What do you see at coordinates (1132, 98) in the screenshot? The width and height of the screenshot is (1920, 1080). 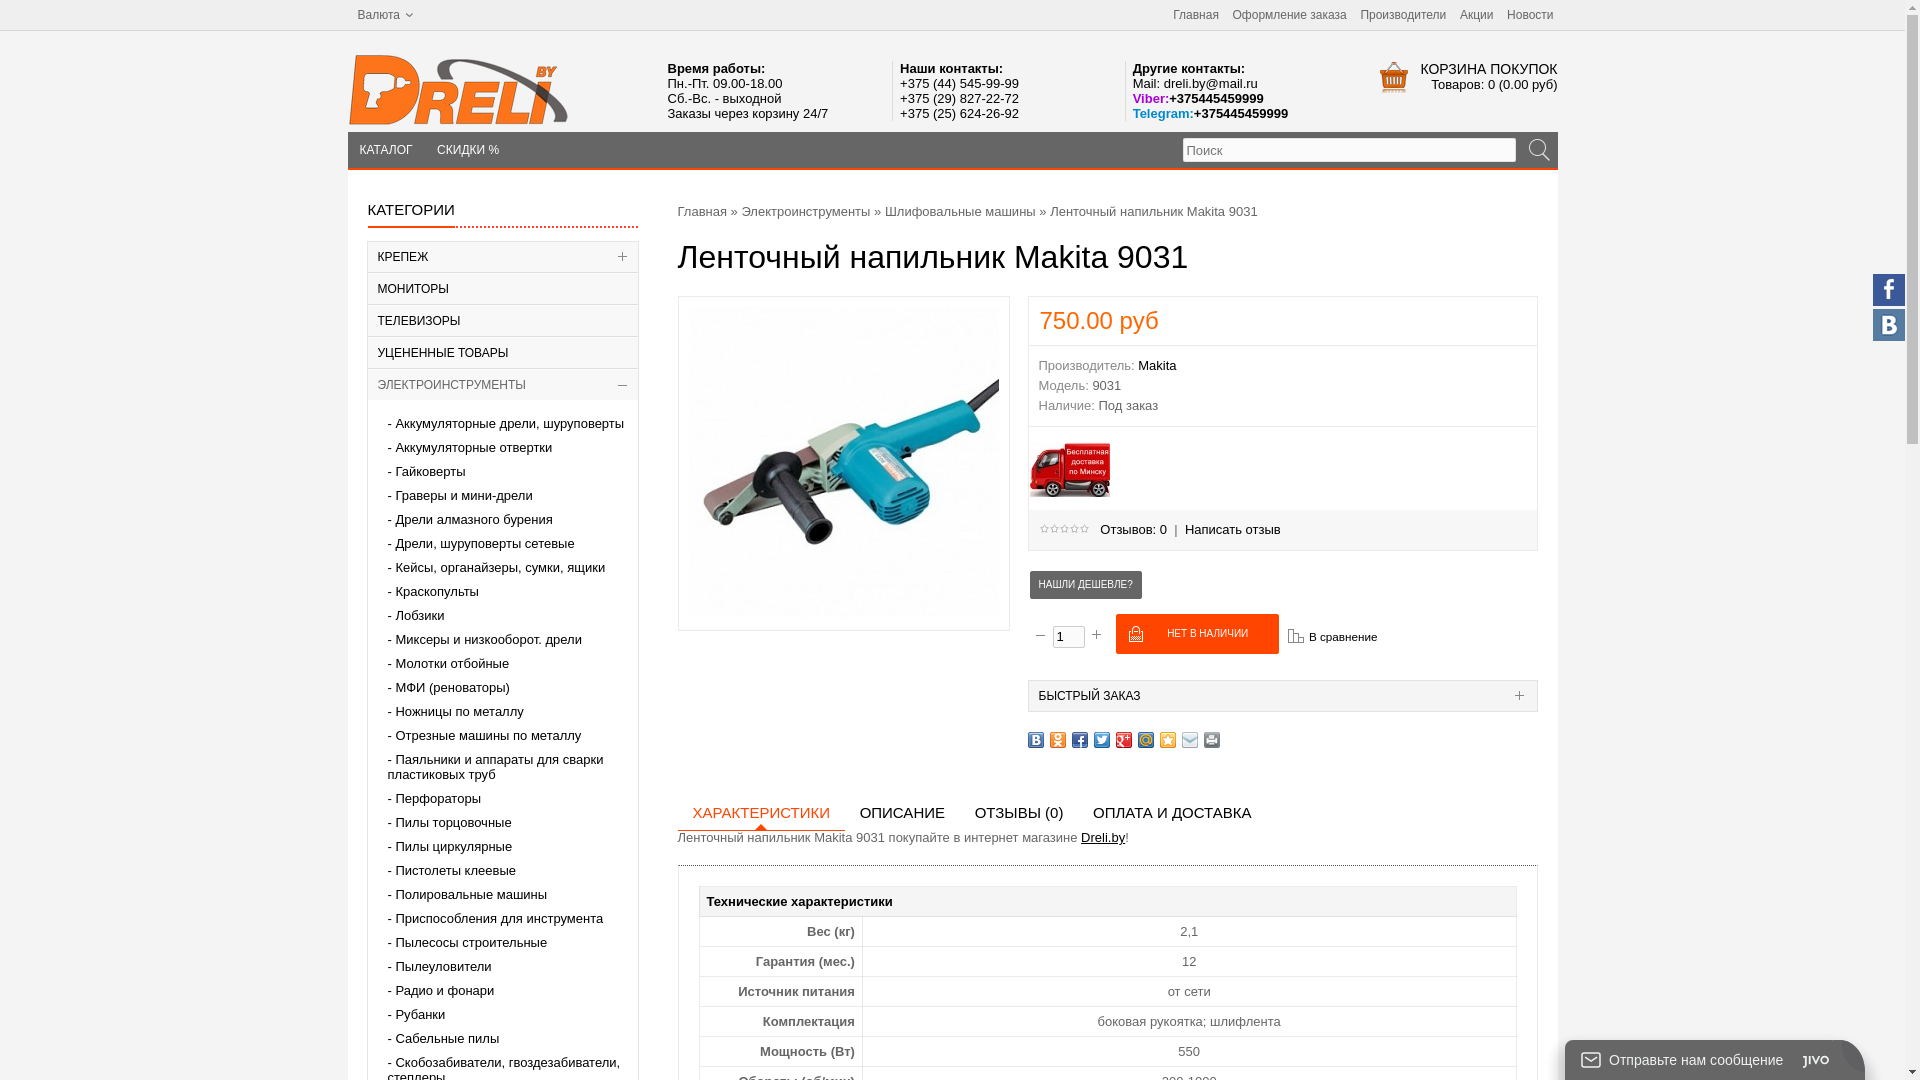 I see `'Viber:+375445459999'` at bounding box center [1132, 98].